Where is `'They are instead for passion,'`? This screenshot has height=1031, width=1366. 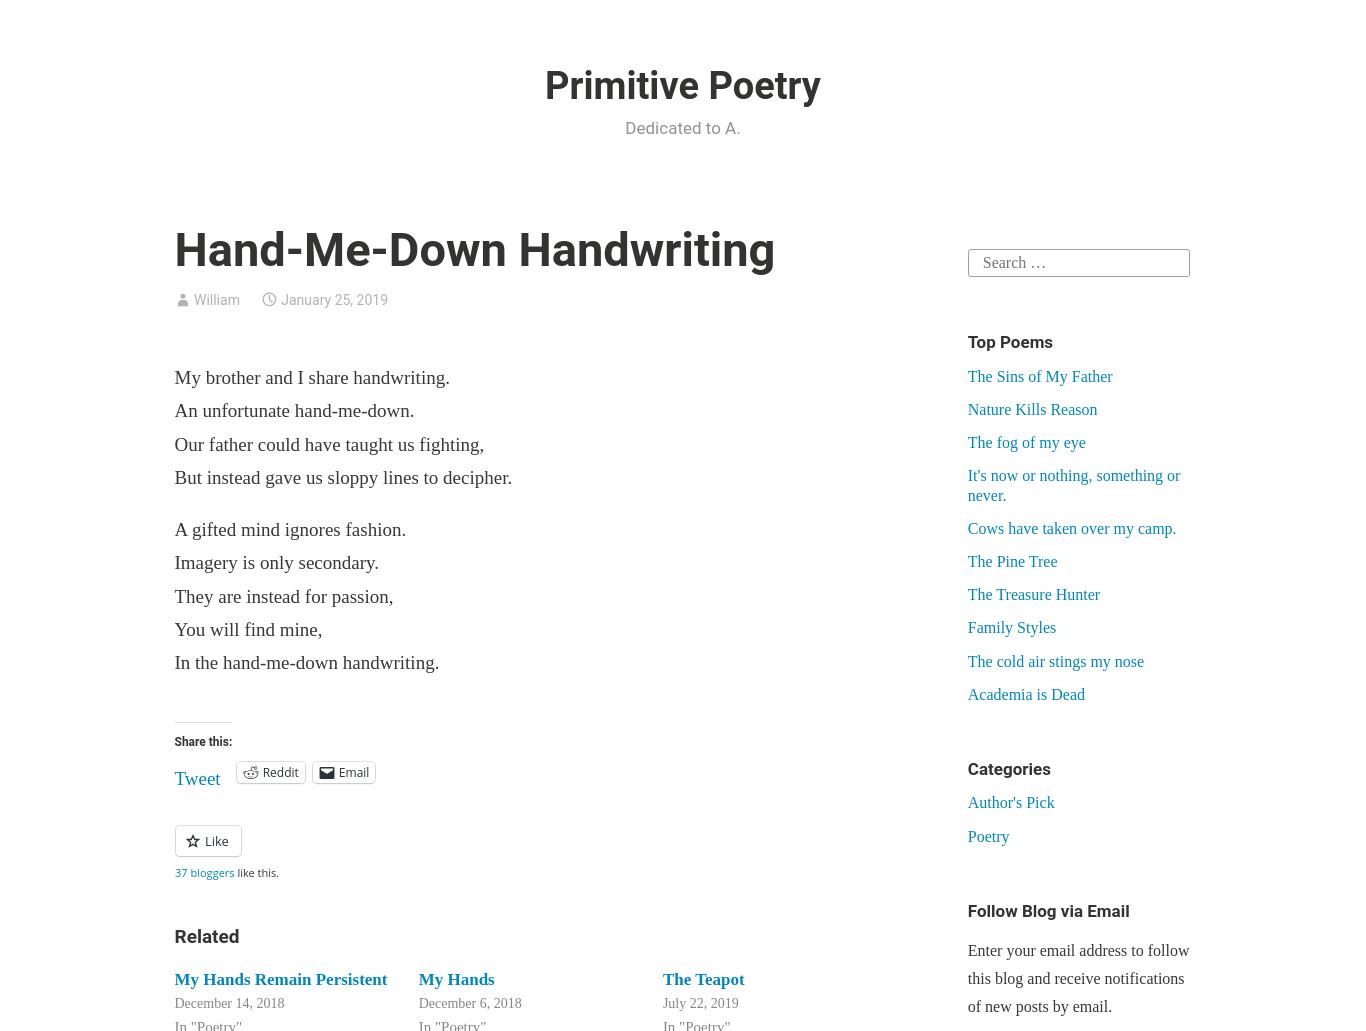 'They are instead for passion,' is located at coordinates (283, 594).